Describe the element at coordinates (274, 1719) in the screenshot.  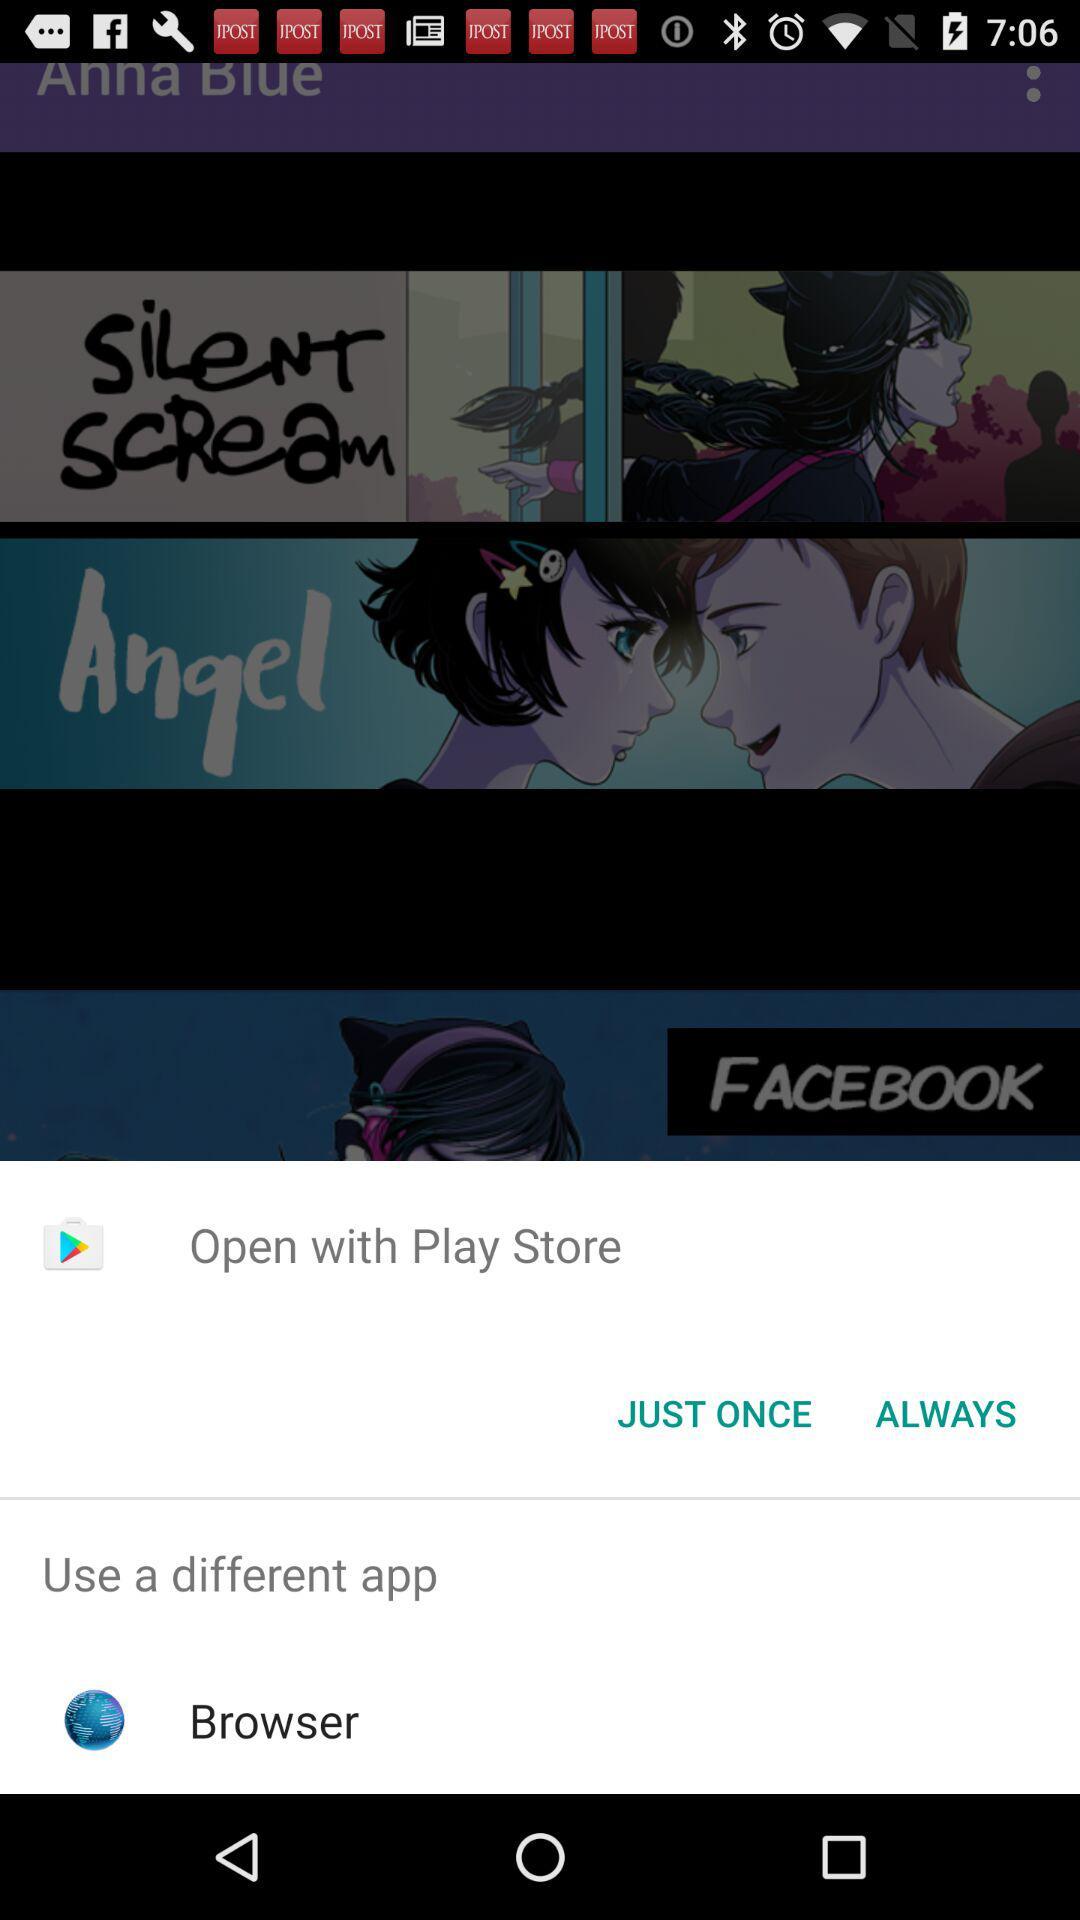
I see `the icon below use a different app` at that location.